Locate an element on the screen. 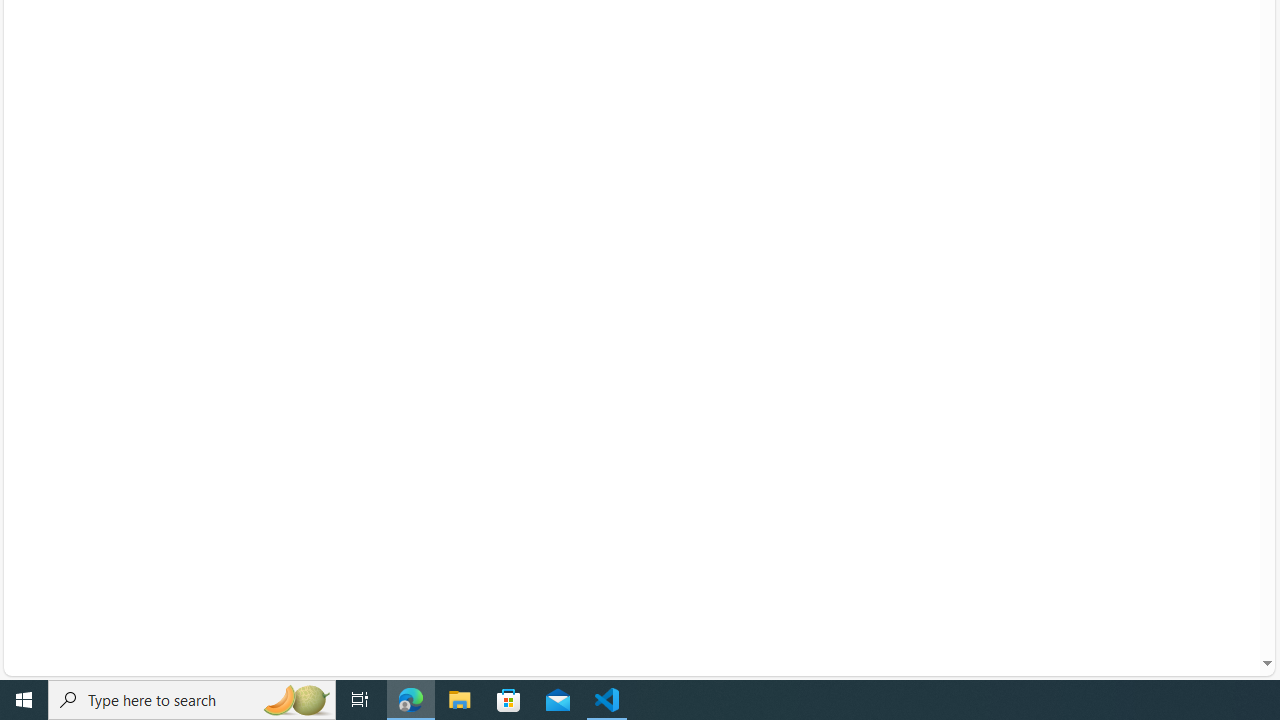  'Microsoft Edge - 1 running window' is located at coordinates (410, 698).